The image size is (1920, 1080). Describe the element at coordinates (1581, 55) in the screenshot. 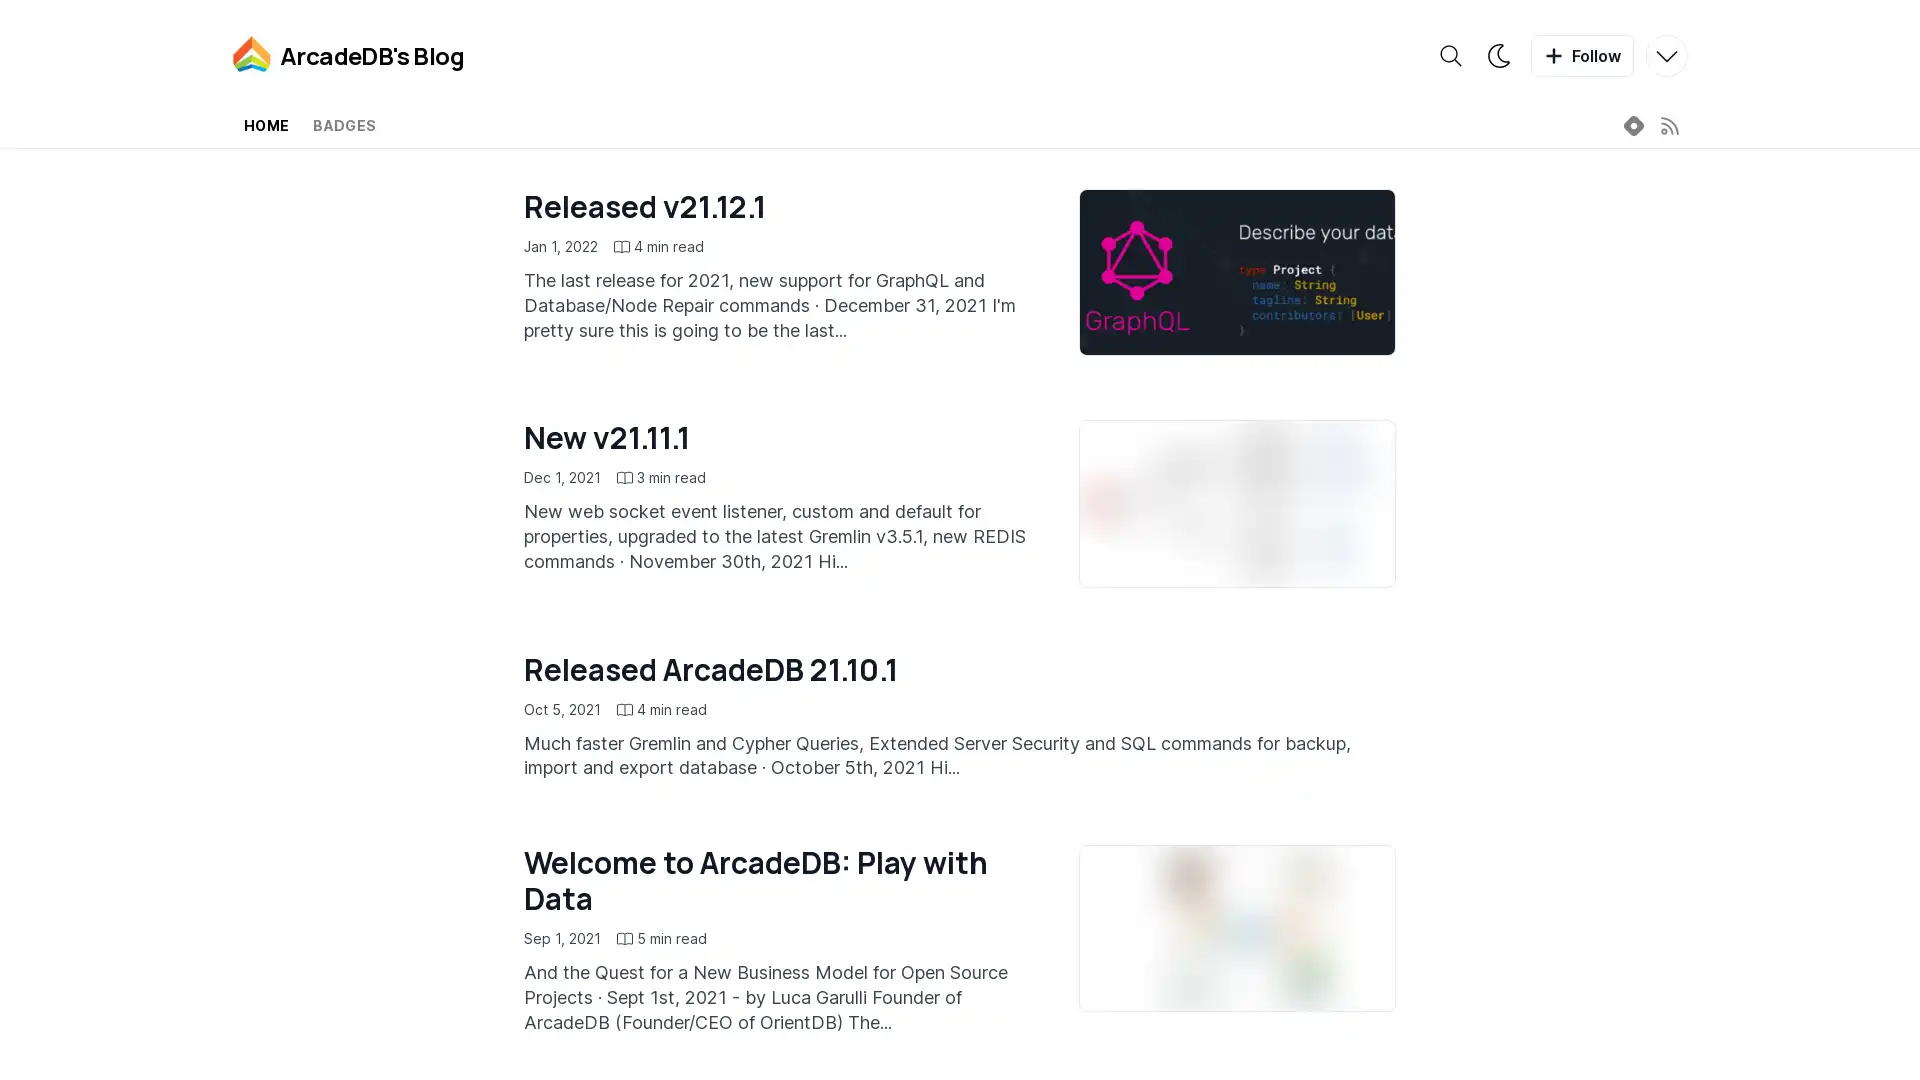

I see `Follow` at that location.